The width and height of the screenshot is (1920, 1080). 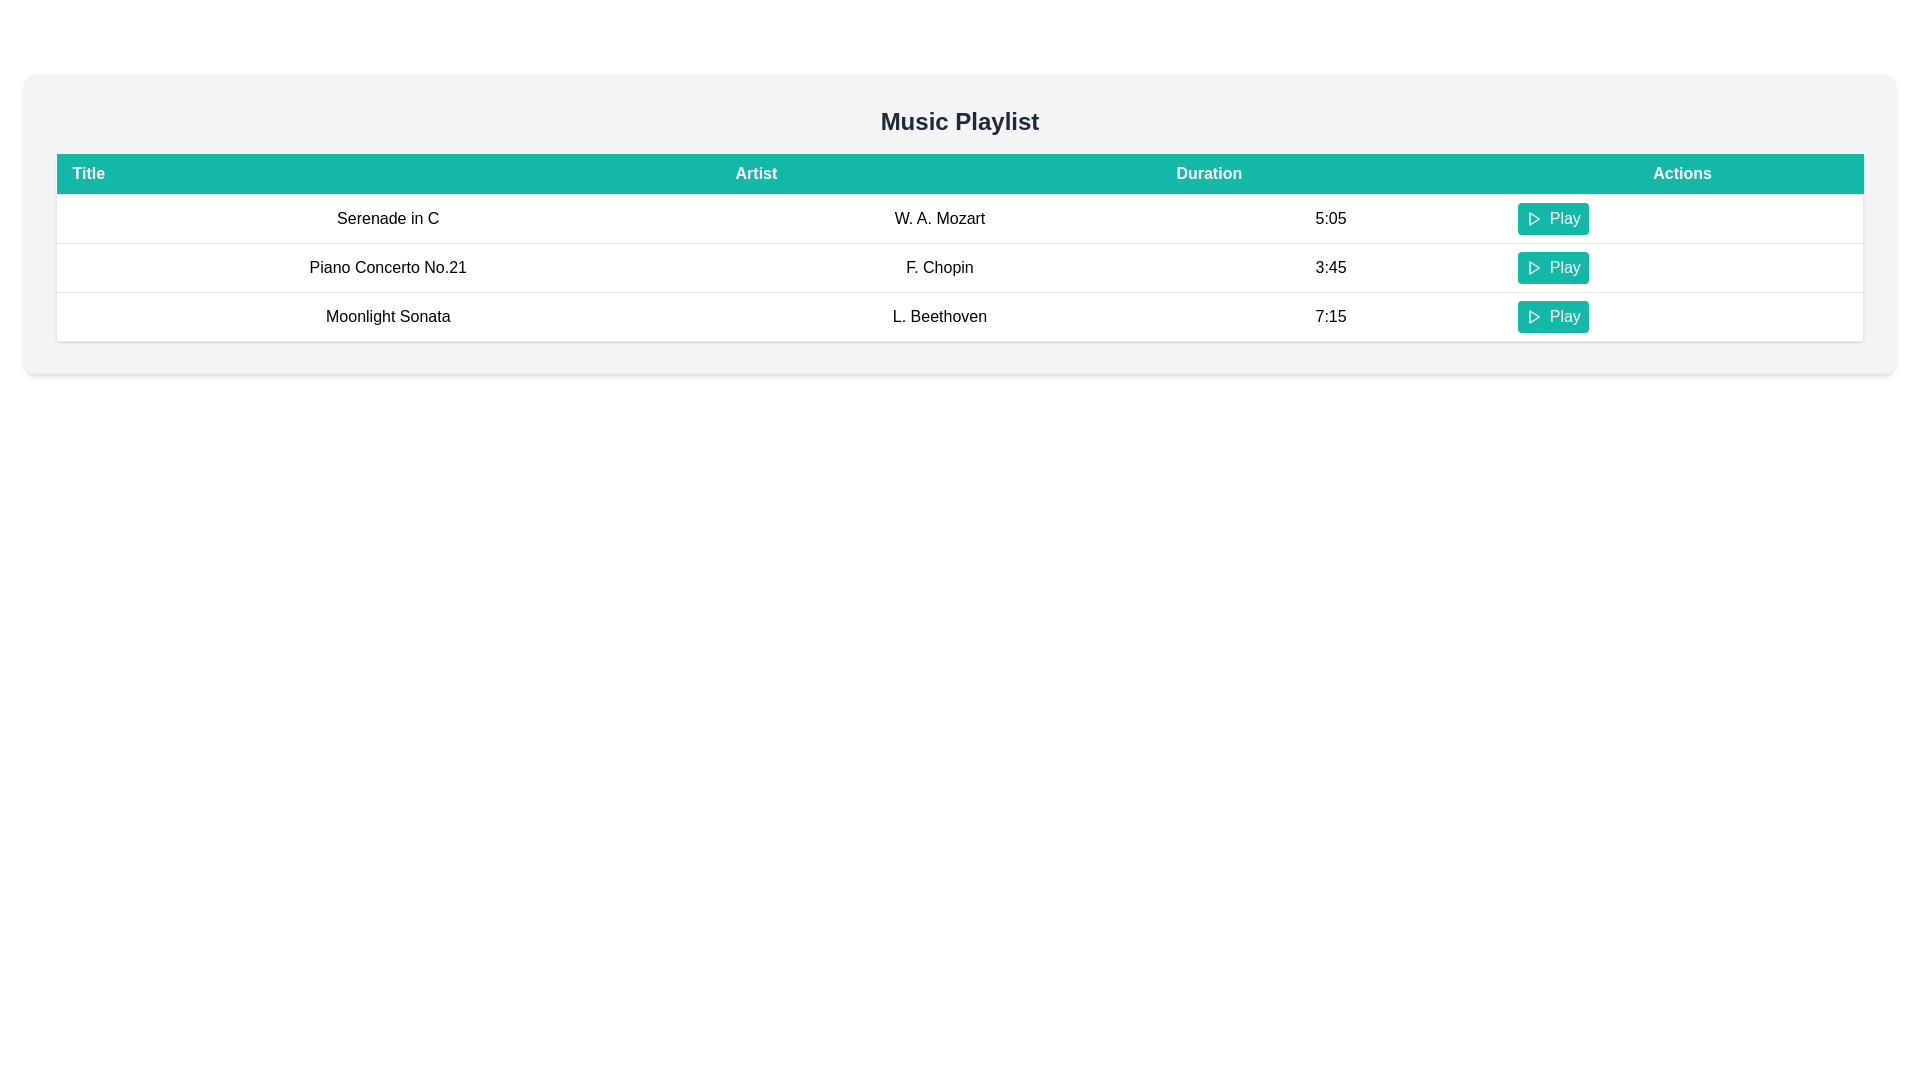 What do you see at coordinates (388, 266) in the screenshot?
I see `the static text label that identifies the music piece title in the second row of the table under the 'Title' column` at bounding box center [388, 266].